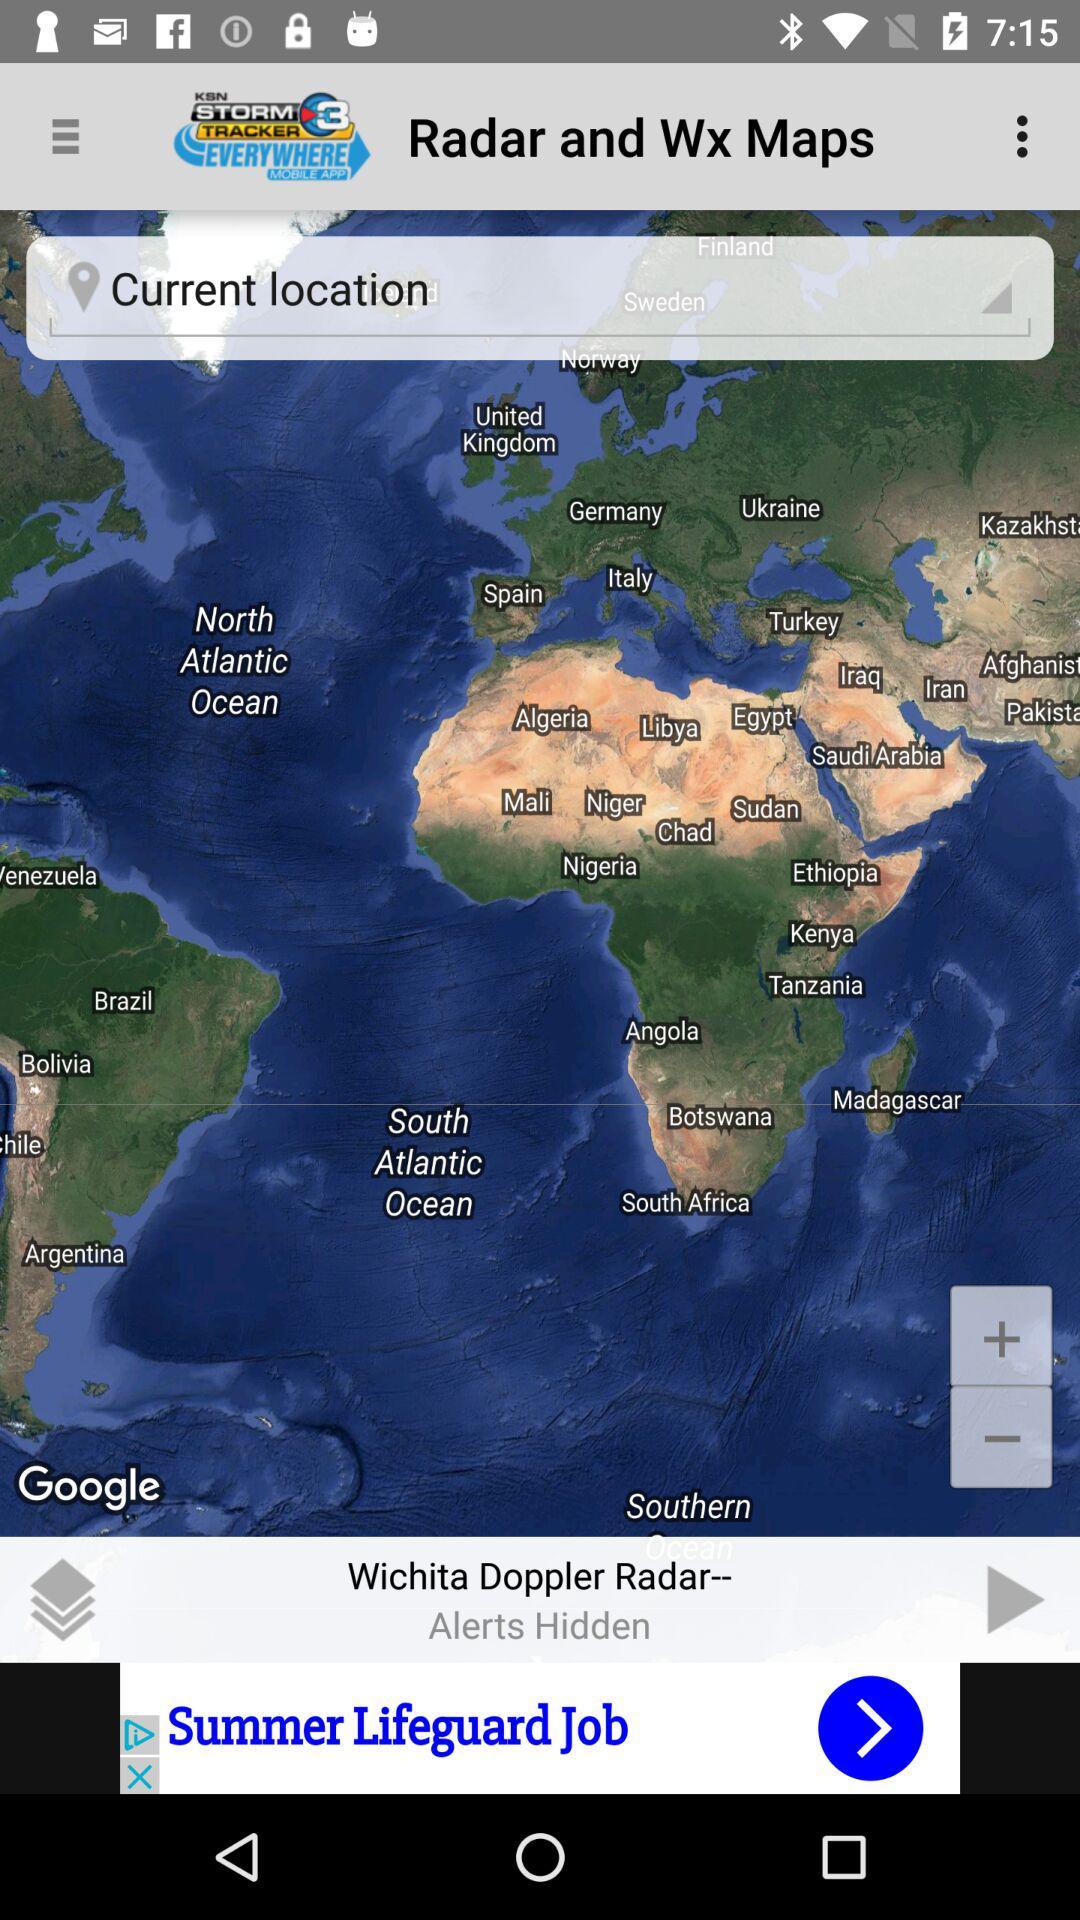  Describe the element at coordinates (1017, 1598) in the screenshot. I see `previous` at that location.